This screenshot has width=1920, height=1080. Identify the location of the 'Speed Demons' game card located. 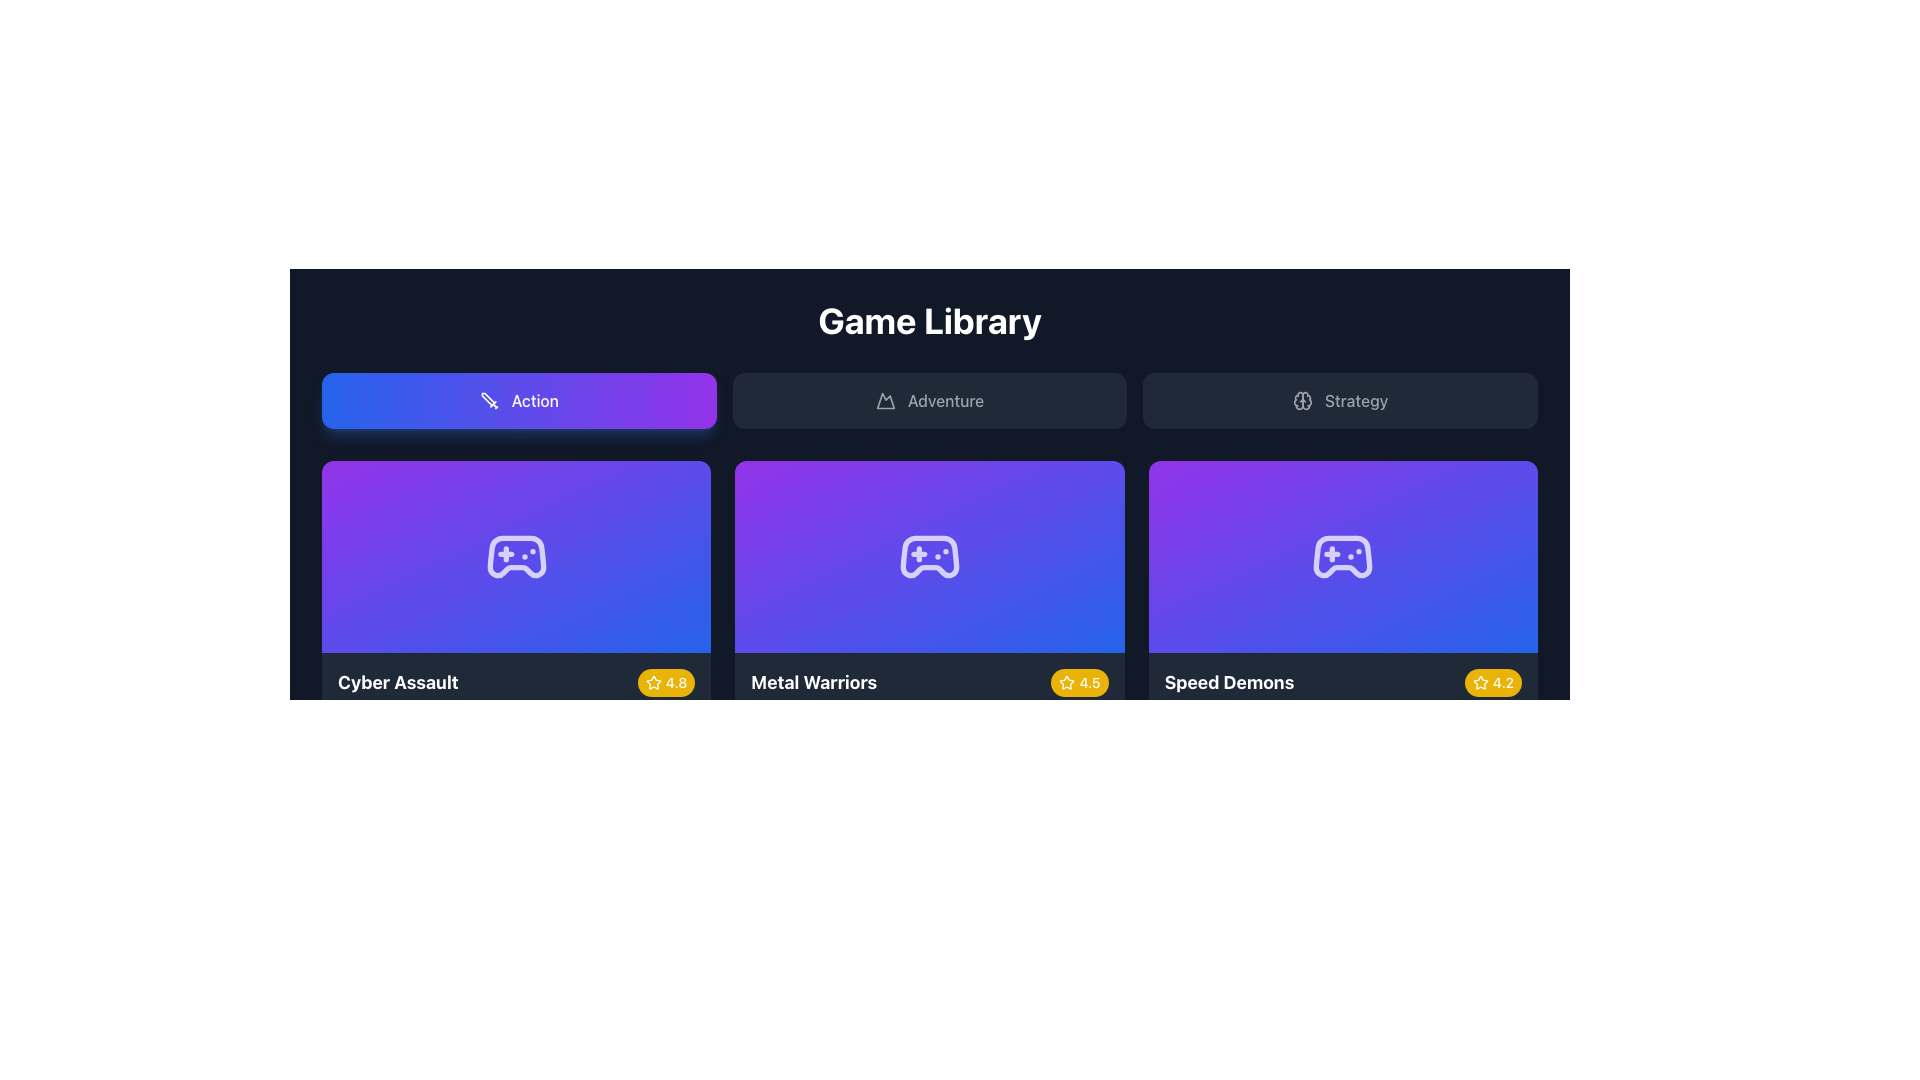
(1343, 627).